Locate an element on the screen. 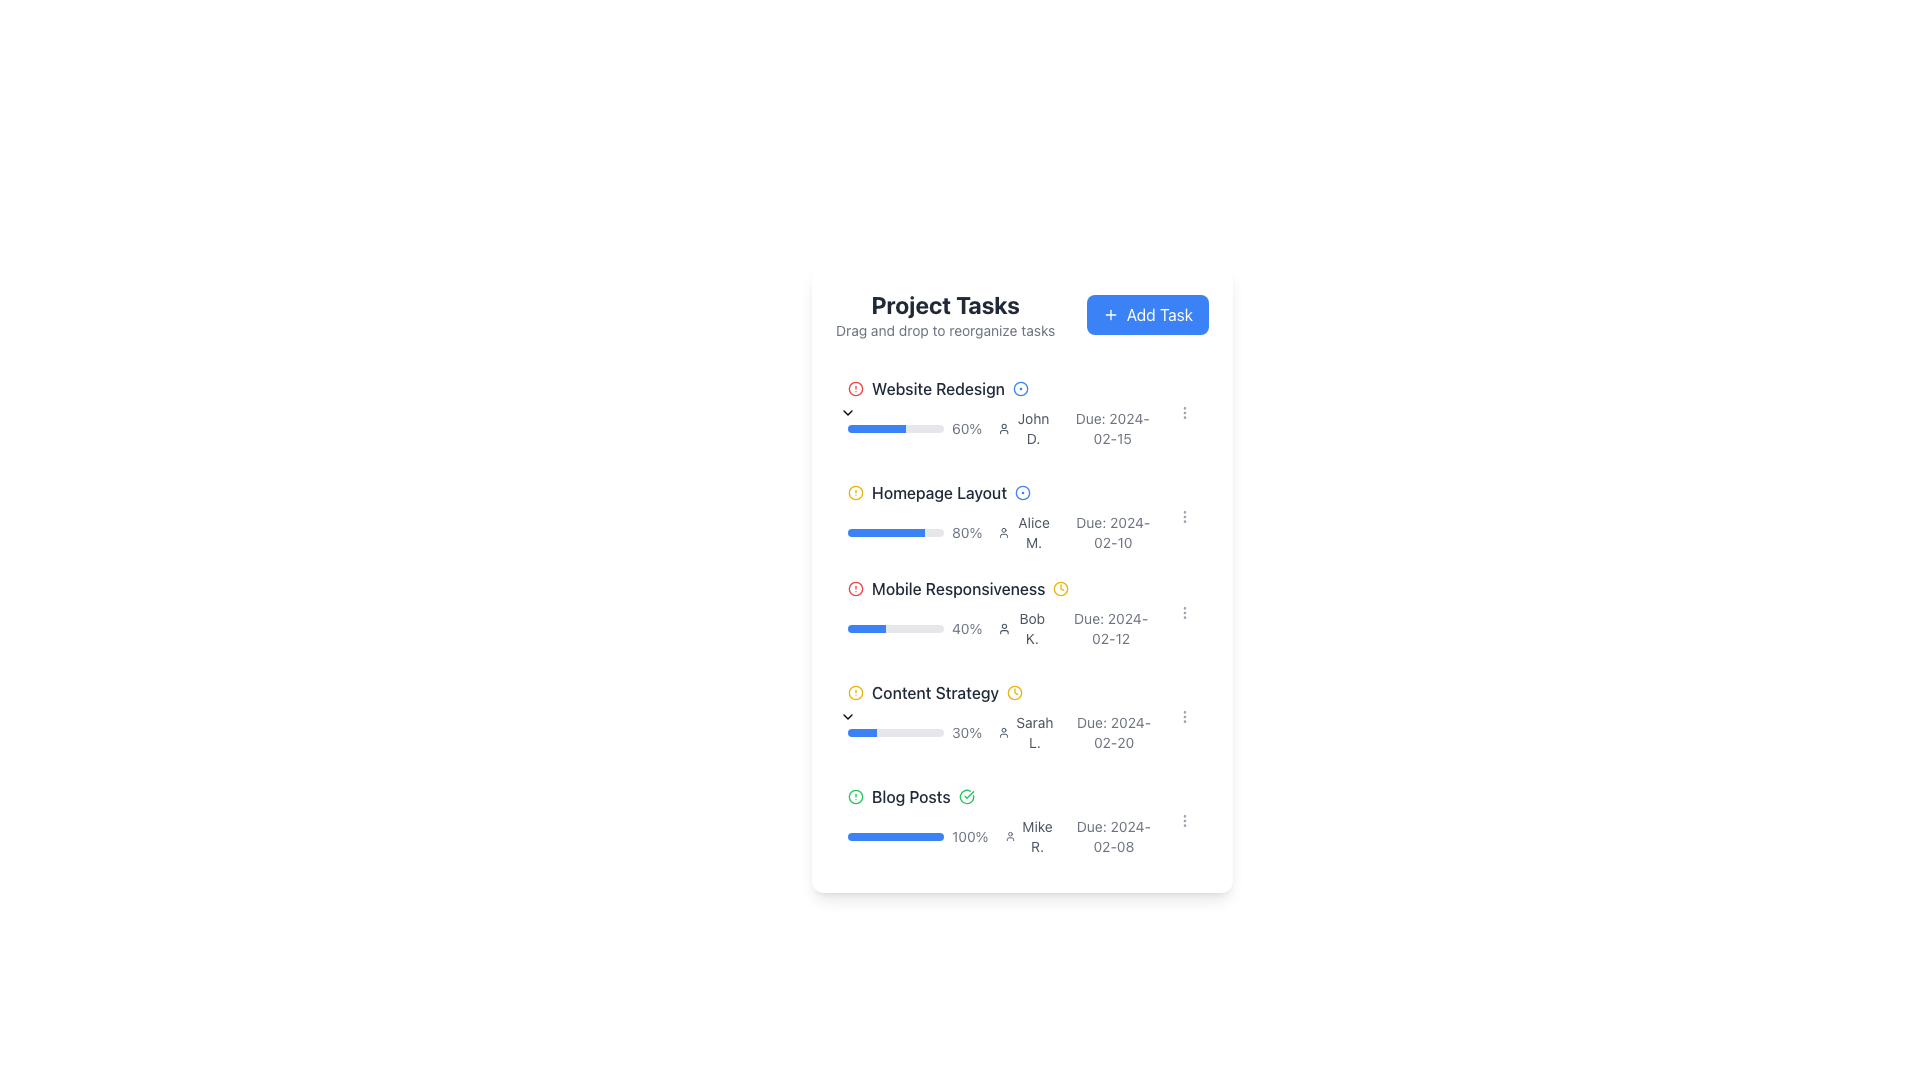  more details about the task entry labeled 'Blog Posts', which shows 100% progress and has a green checkmark, assigned to 'Mike R.' with a due date of '2024-02-08' is located at coordinates (1022, 821).